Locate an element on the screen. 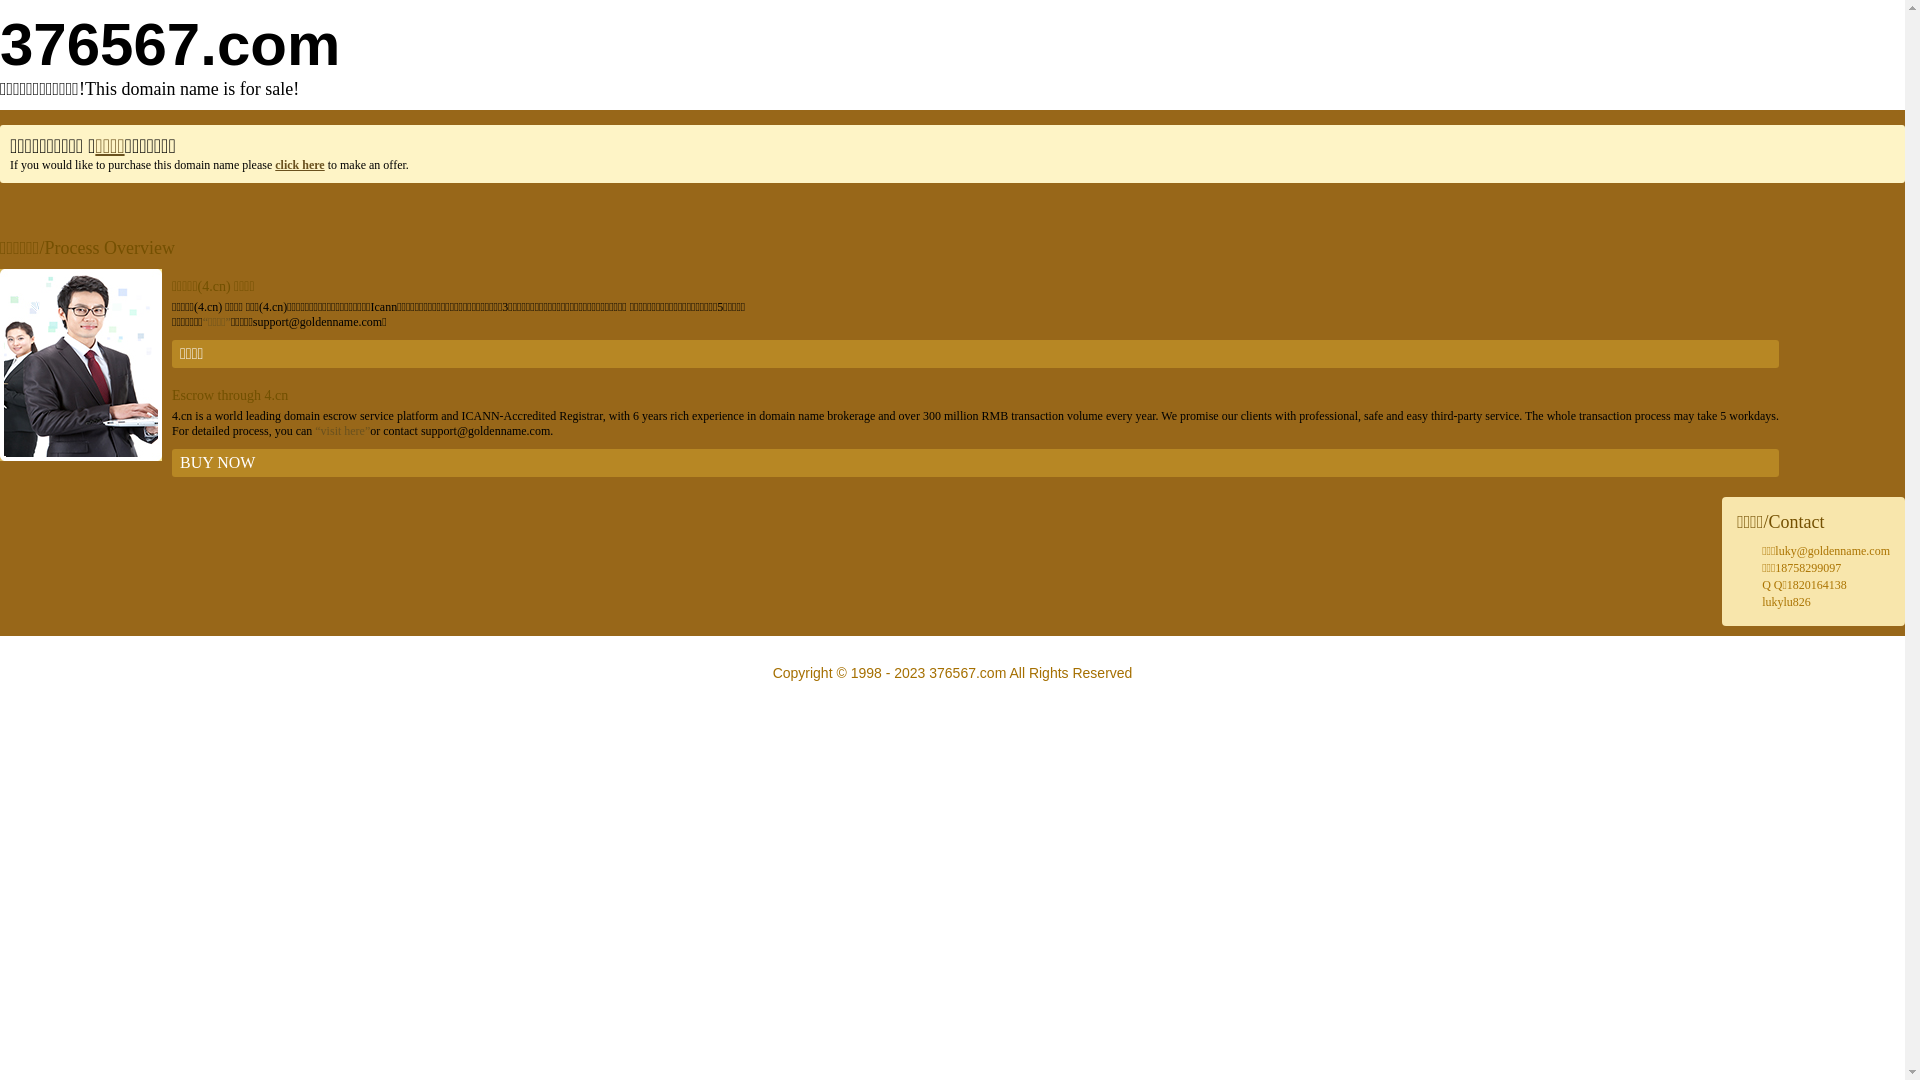 The width and height of the screenshot is (1920, 1080). 'click here' is located at coordinates (298, 164).